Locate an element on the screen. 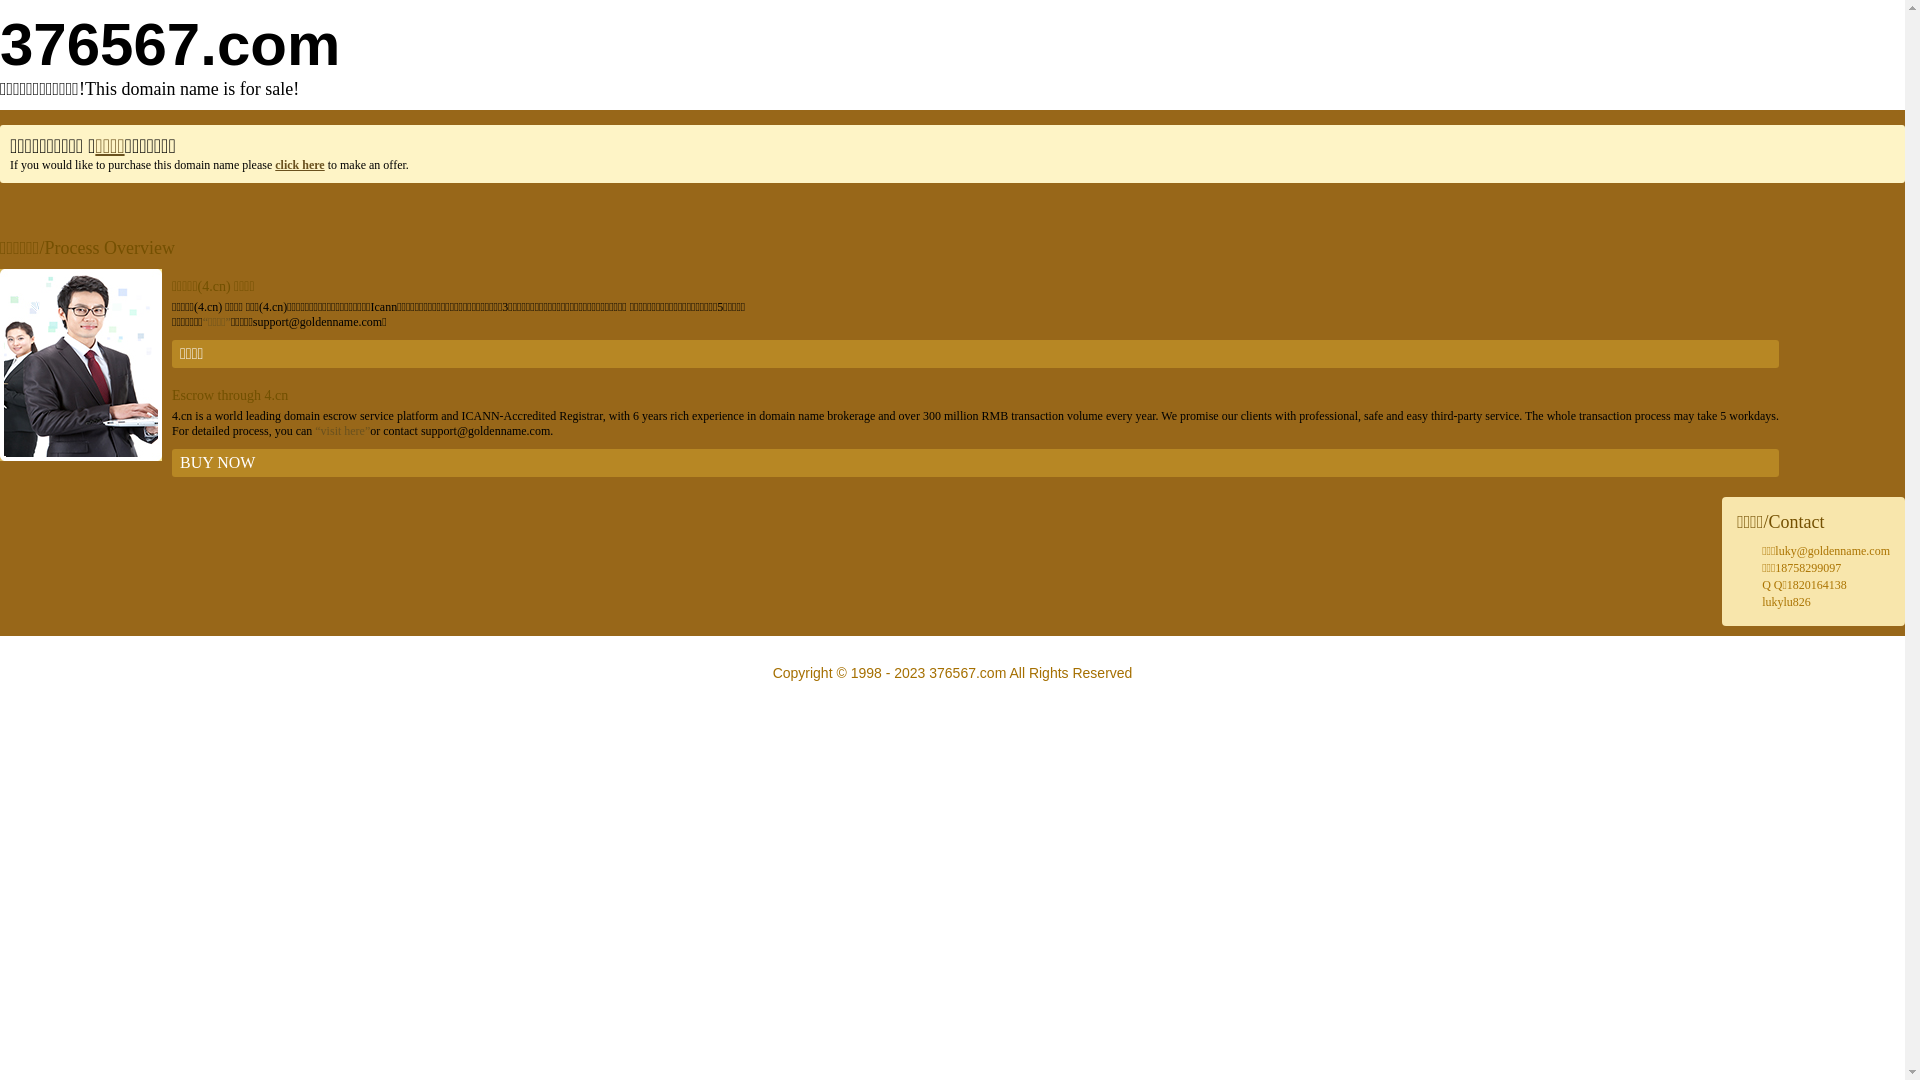 The width and height of the screenshot is (1920, 1080). 'click here' is located at coordinates (298, 164).